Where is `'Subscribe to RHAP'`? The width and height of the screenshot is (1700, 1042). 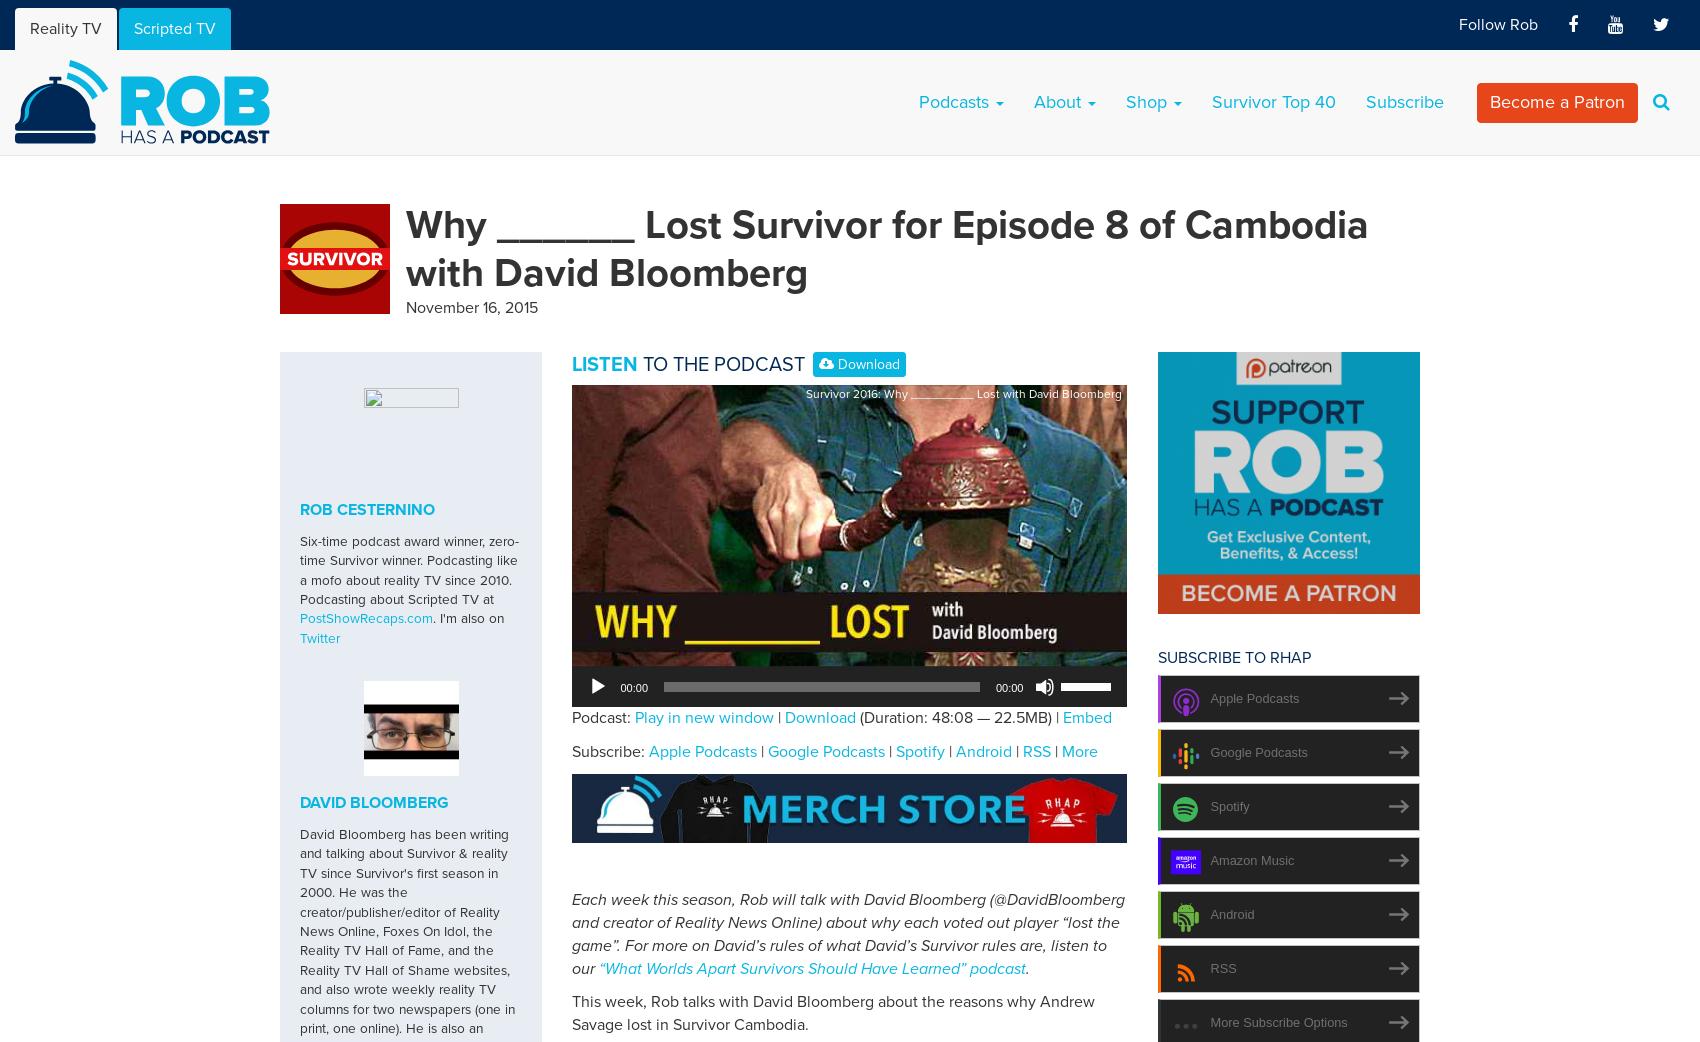
'Subscribe to RHAP' is located at coordinates (1232, 658).